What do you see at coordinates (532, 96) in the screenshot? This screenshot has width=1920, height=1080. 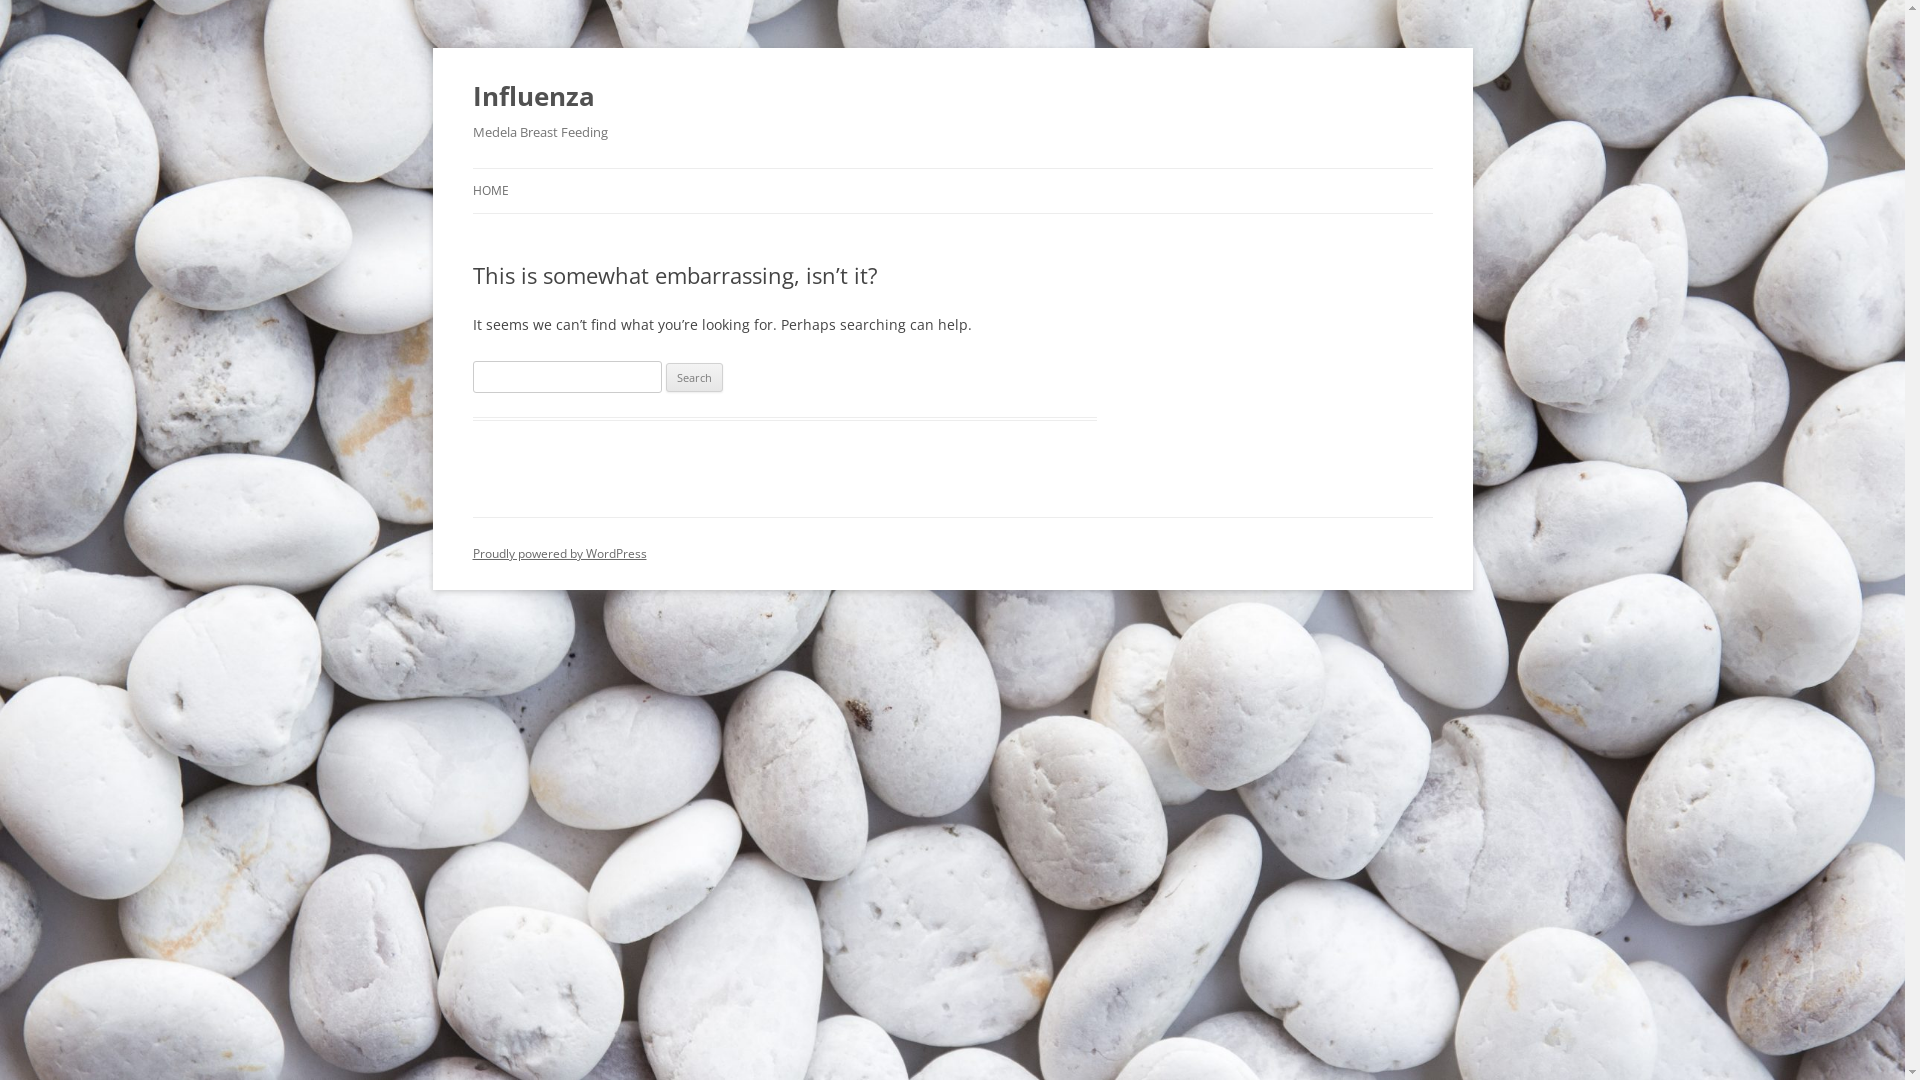 I see `'Influenza'` at bounding box center [532, 96].